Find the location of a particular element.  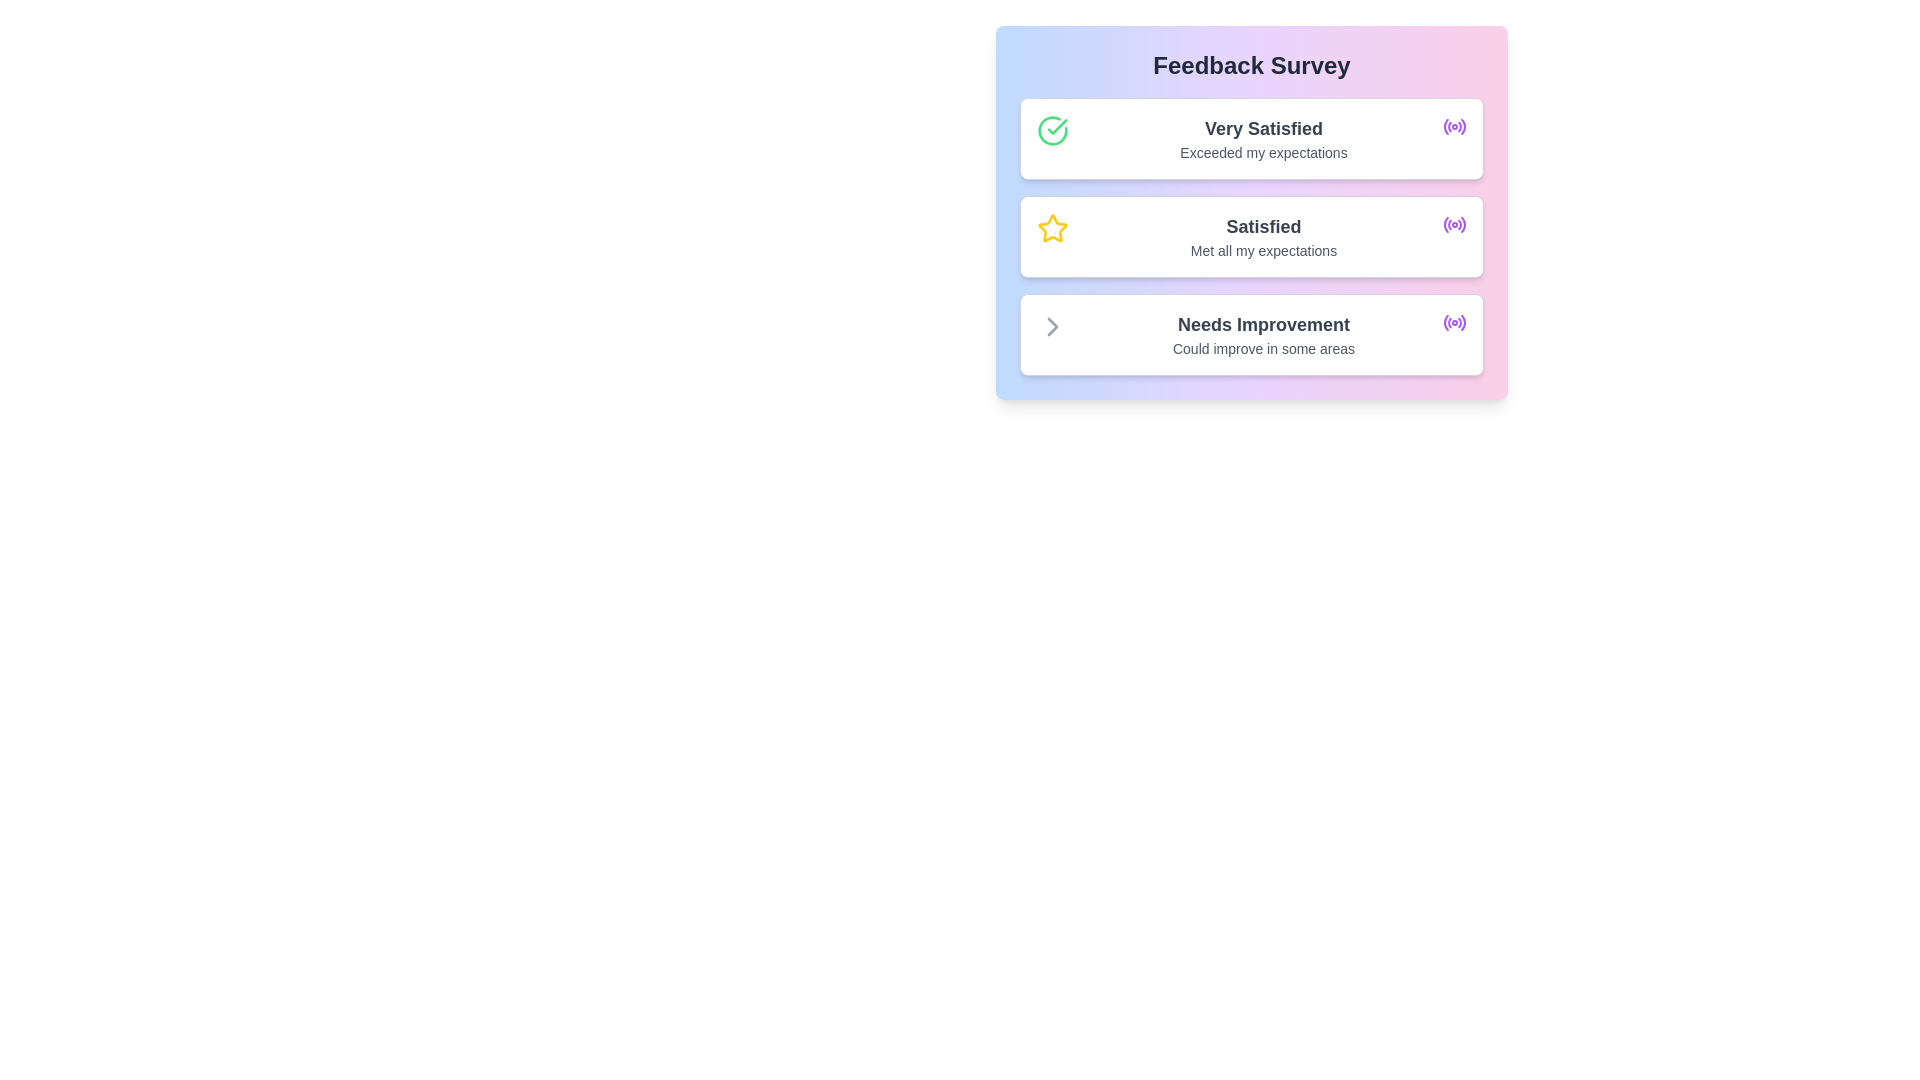

the 'Satisfied' selectable card which is the second option in the feedback section is located at coordinates (1251, 235).